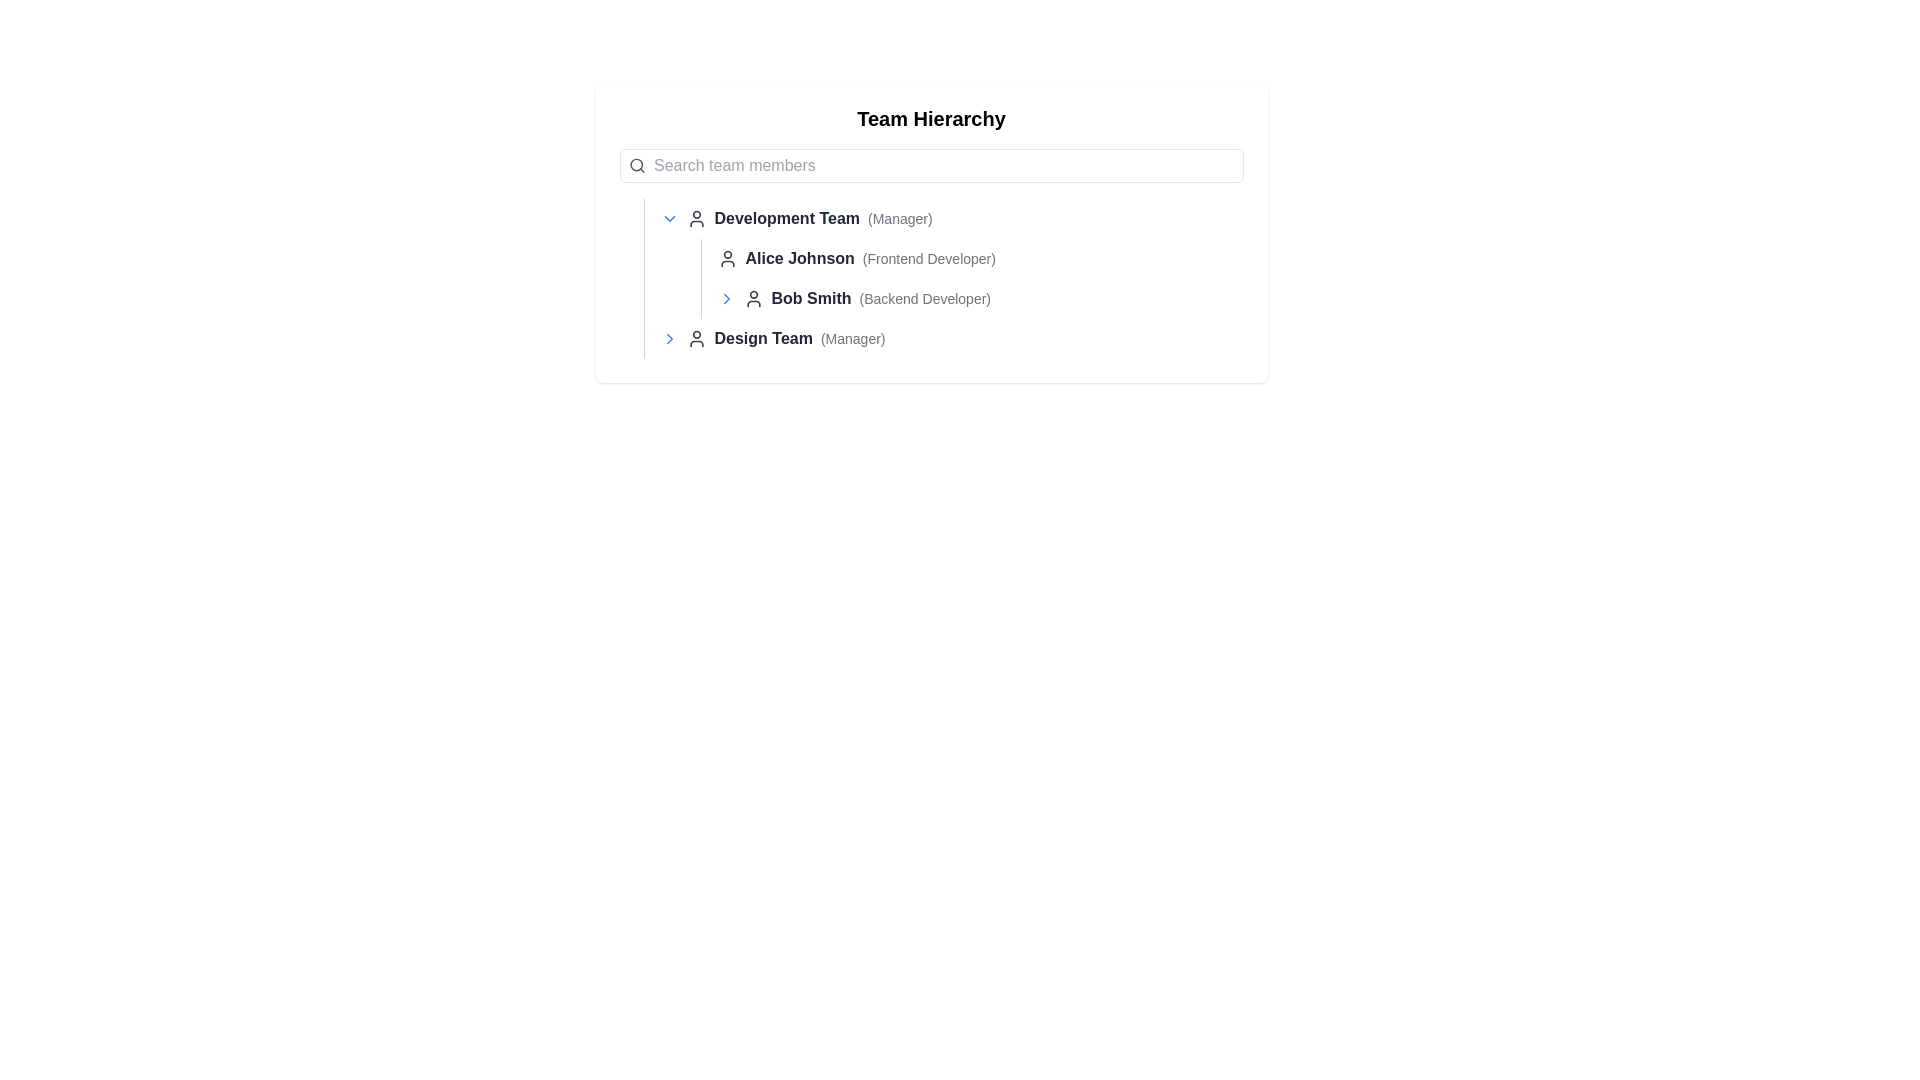 Image resolution: width=1920 pixels, height=1080 pixels. What do you see at coordinates (752, 299) in the screenshot?
I see `the SVG icon representing the user associated with 'Bob Smith' (Backend Developer) located to the left of the text in the same row` at bounding box center [752, 299].